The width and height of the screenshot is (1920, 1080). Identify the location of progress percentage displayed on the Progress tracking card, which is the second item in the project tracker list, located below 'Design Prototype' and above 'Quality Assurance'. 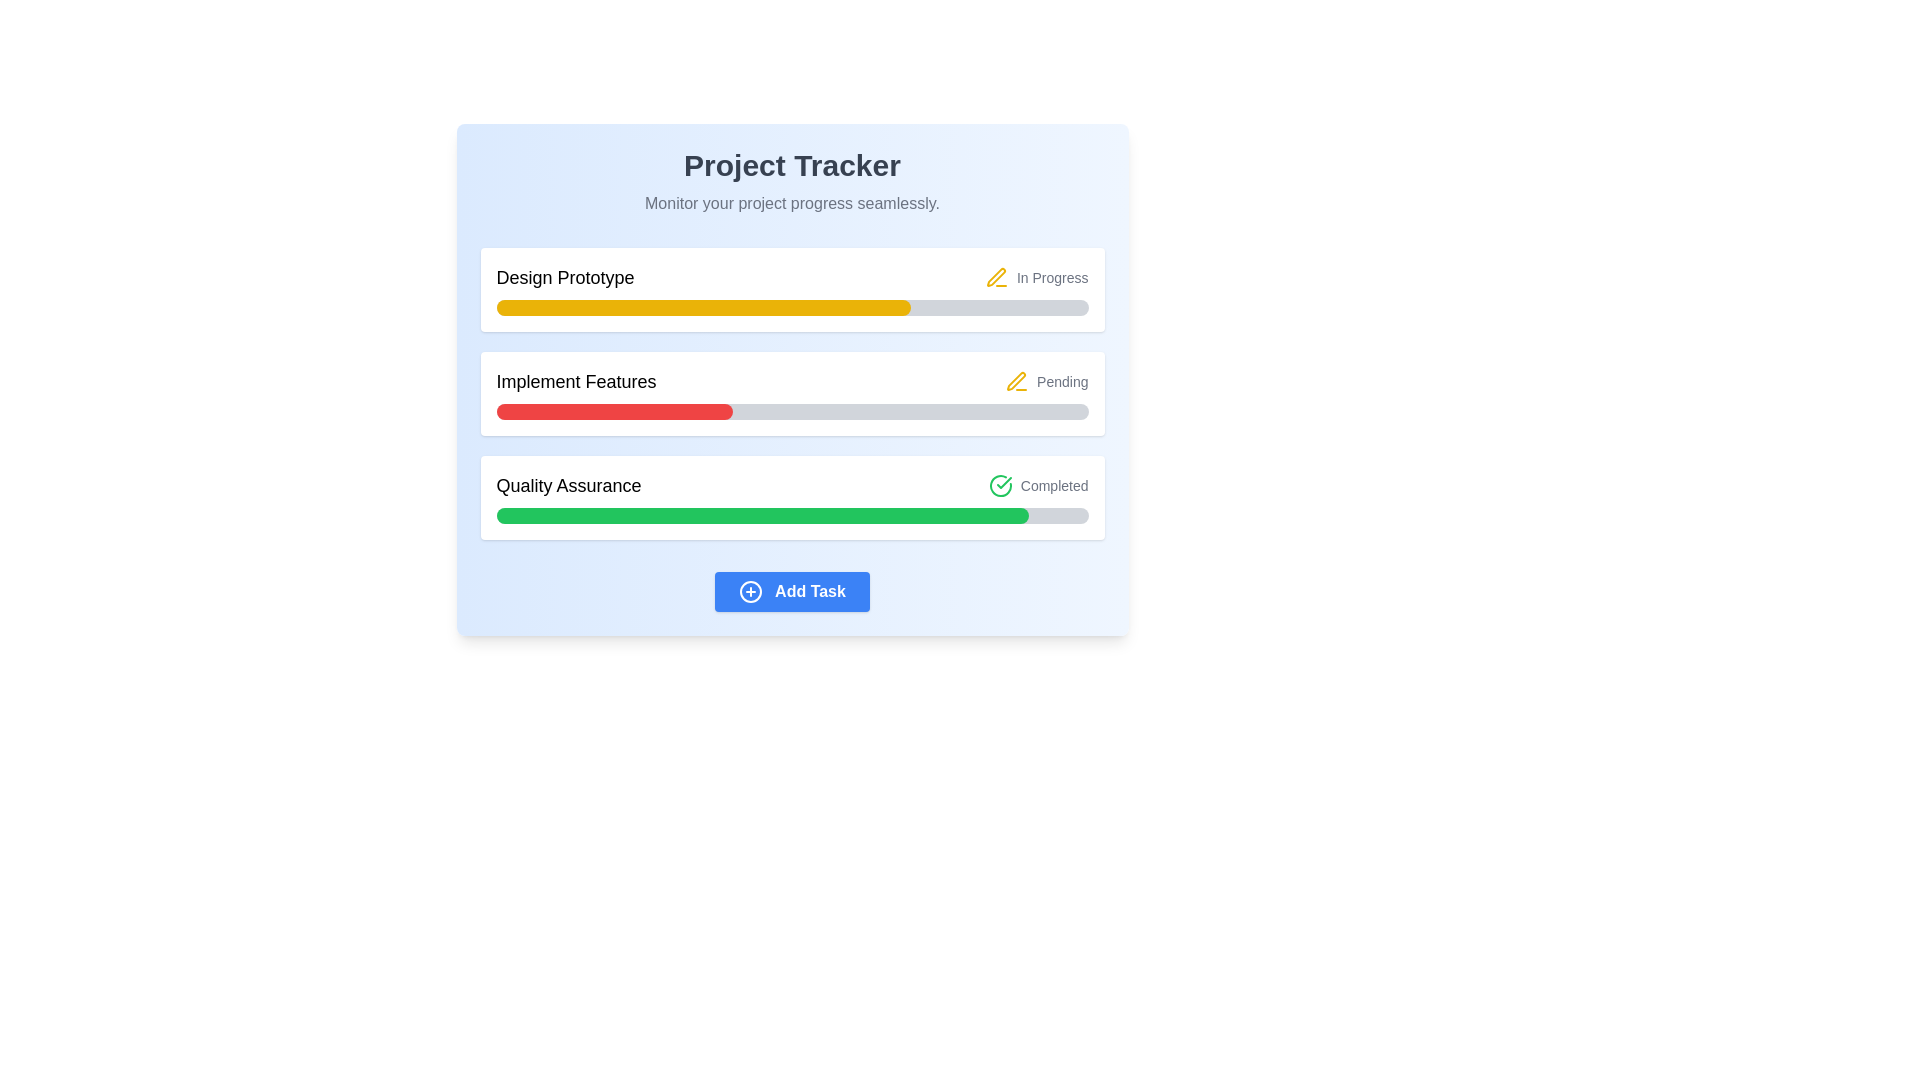
(791, 393).